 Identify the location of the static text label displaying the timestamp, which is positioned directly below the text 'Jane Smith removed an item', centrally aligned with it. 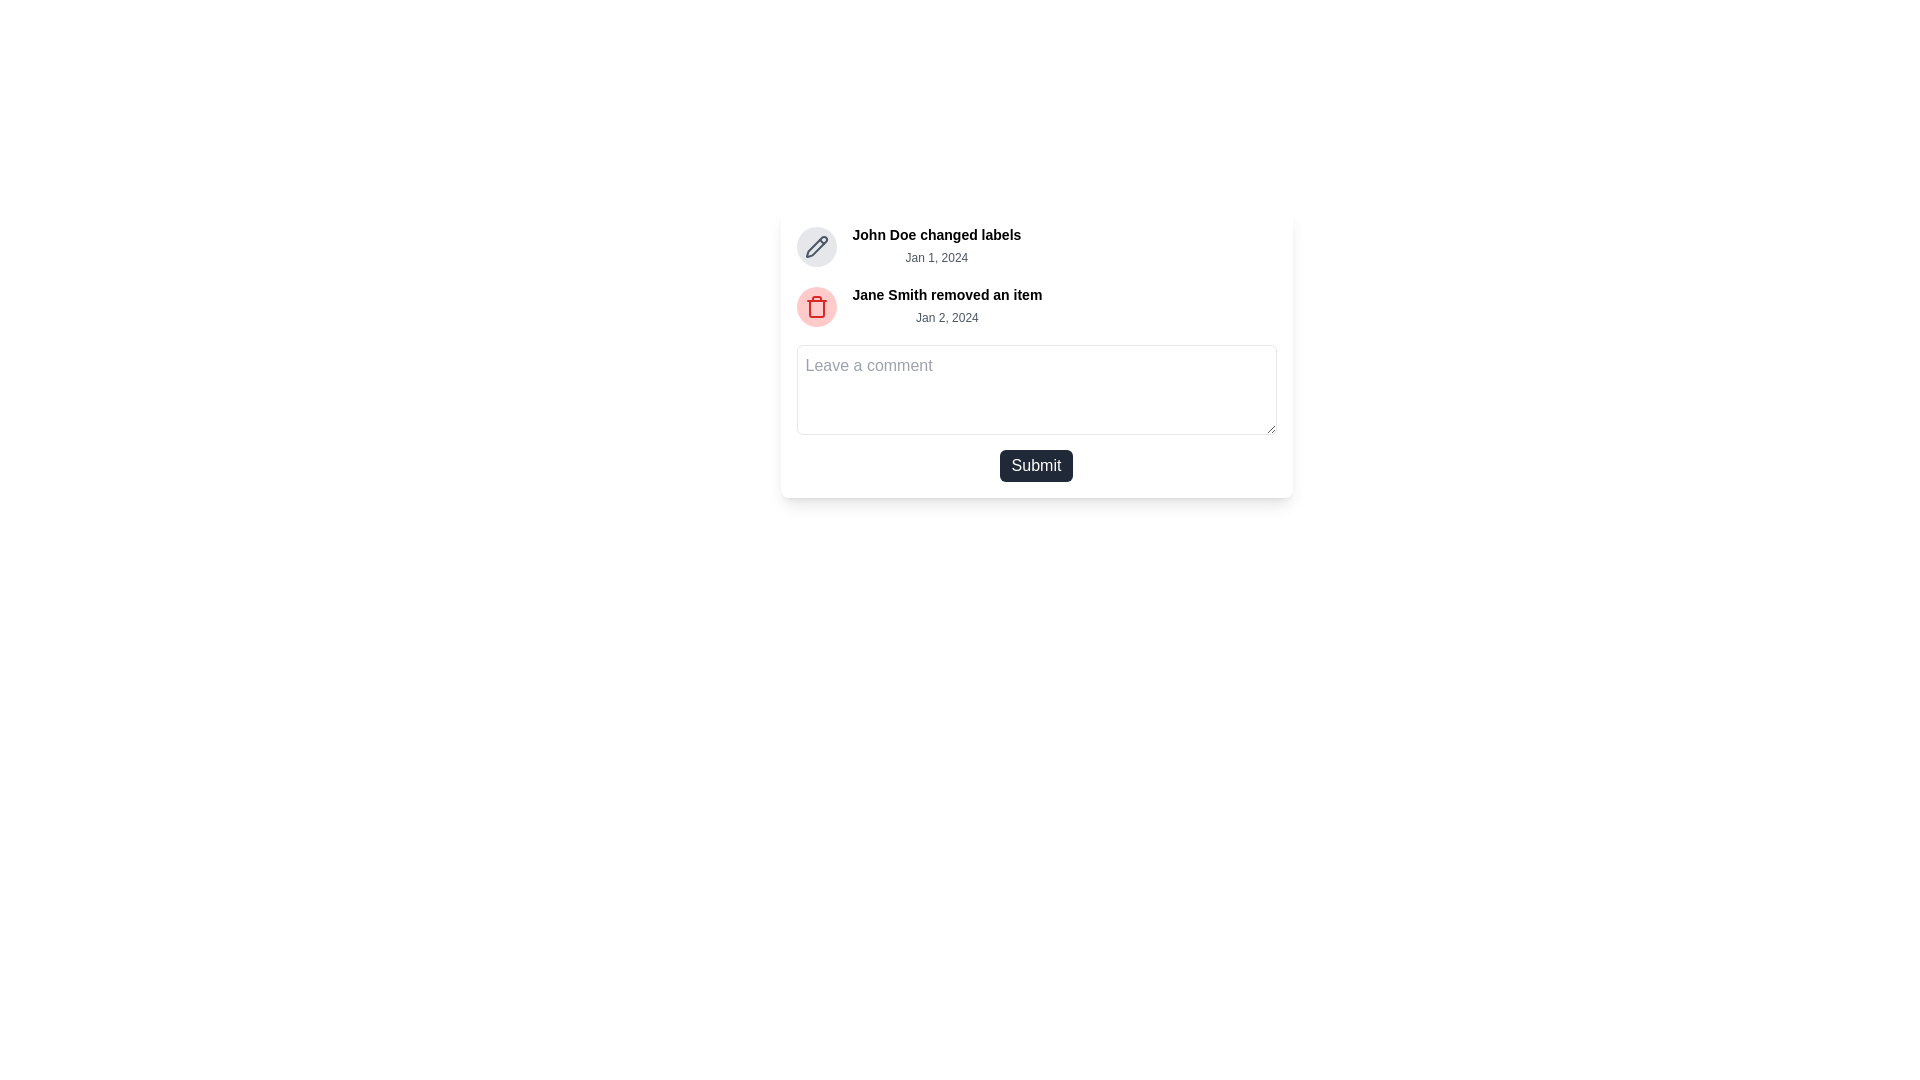
(946, 316).